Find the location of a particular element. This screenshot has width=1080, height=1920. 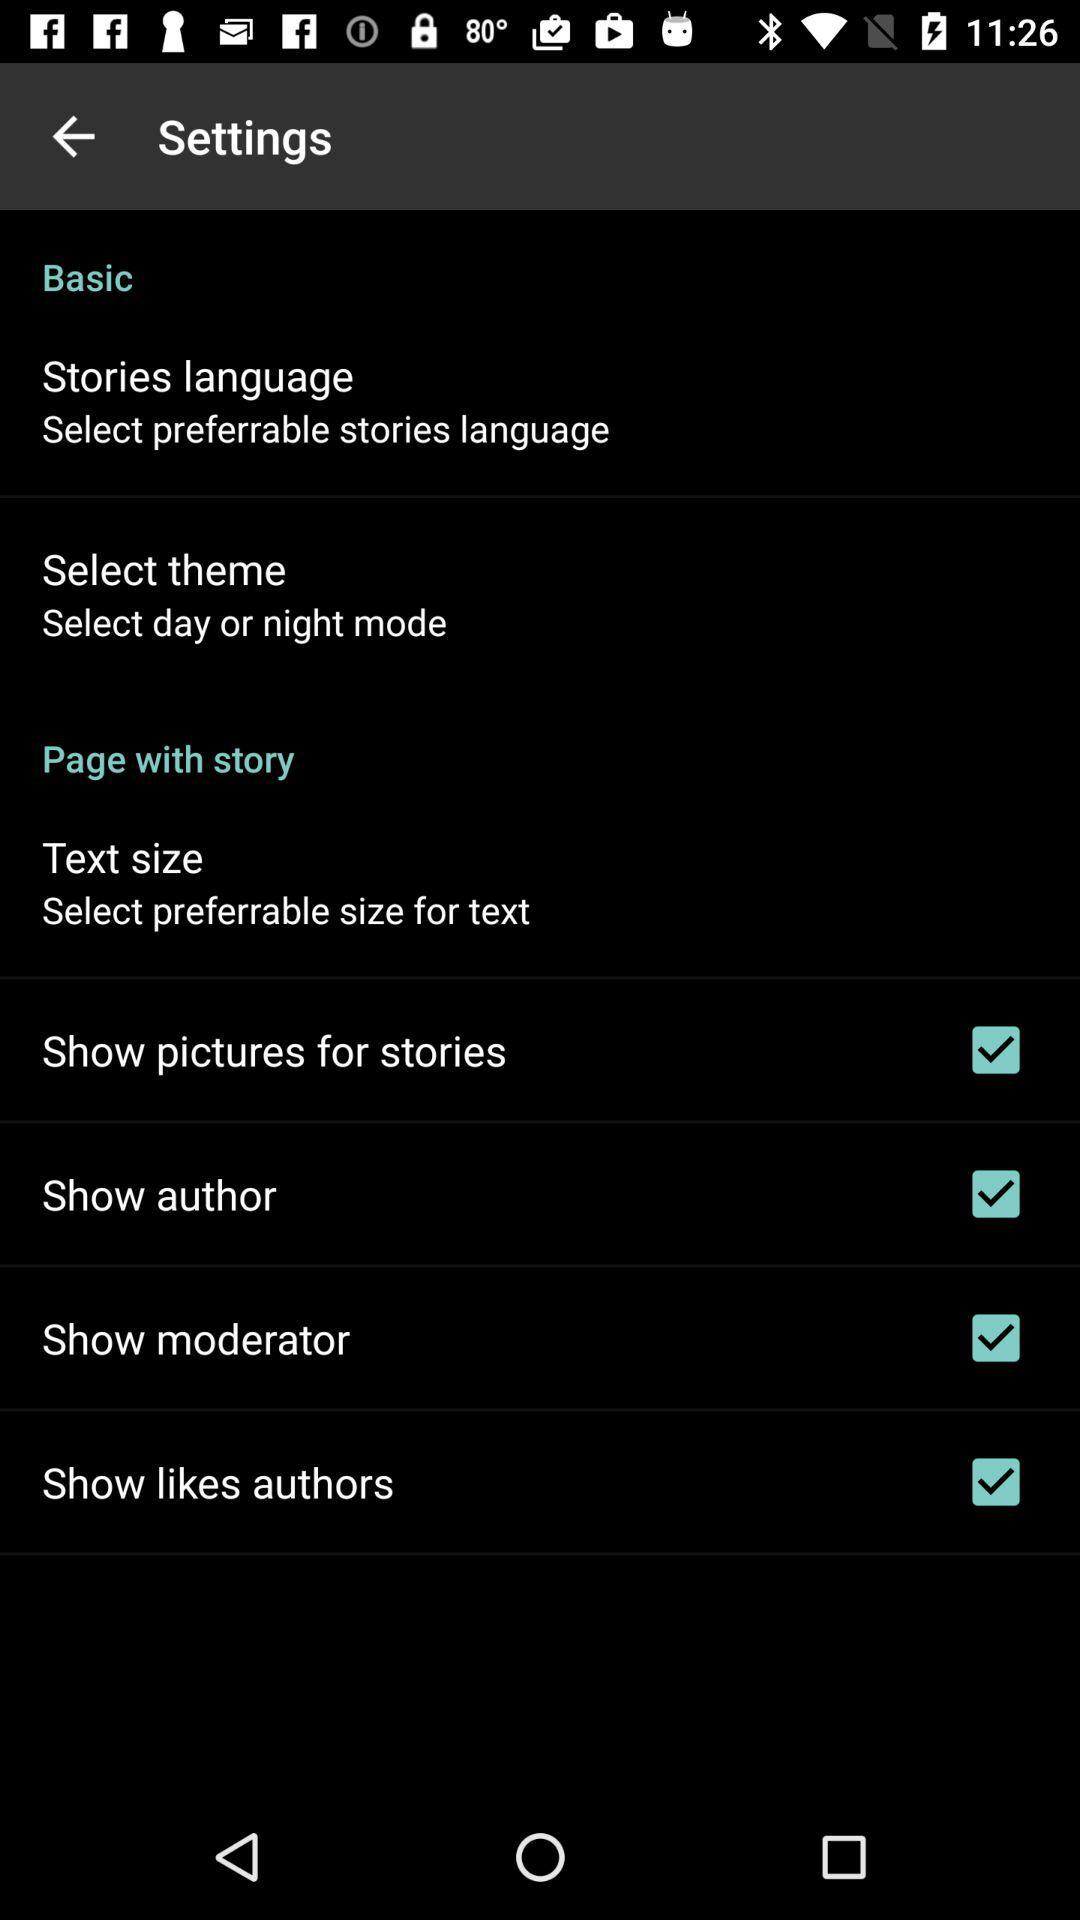

icon above the show likes authors item is located at coordinates (196, 1338).